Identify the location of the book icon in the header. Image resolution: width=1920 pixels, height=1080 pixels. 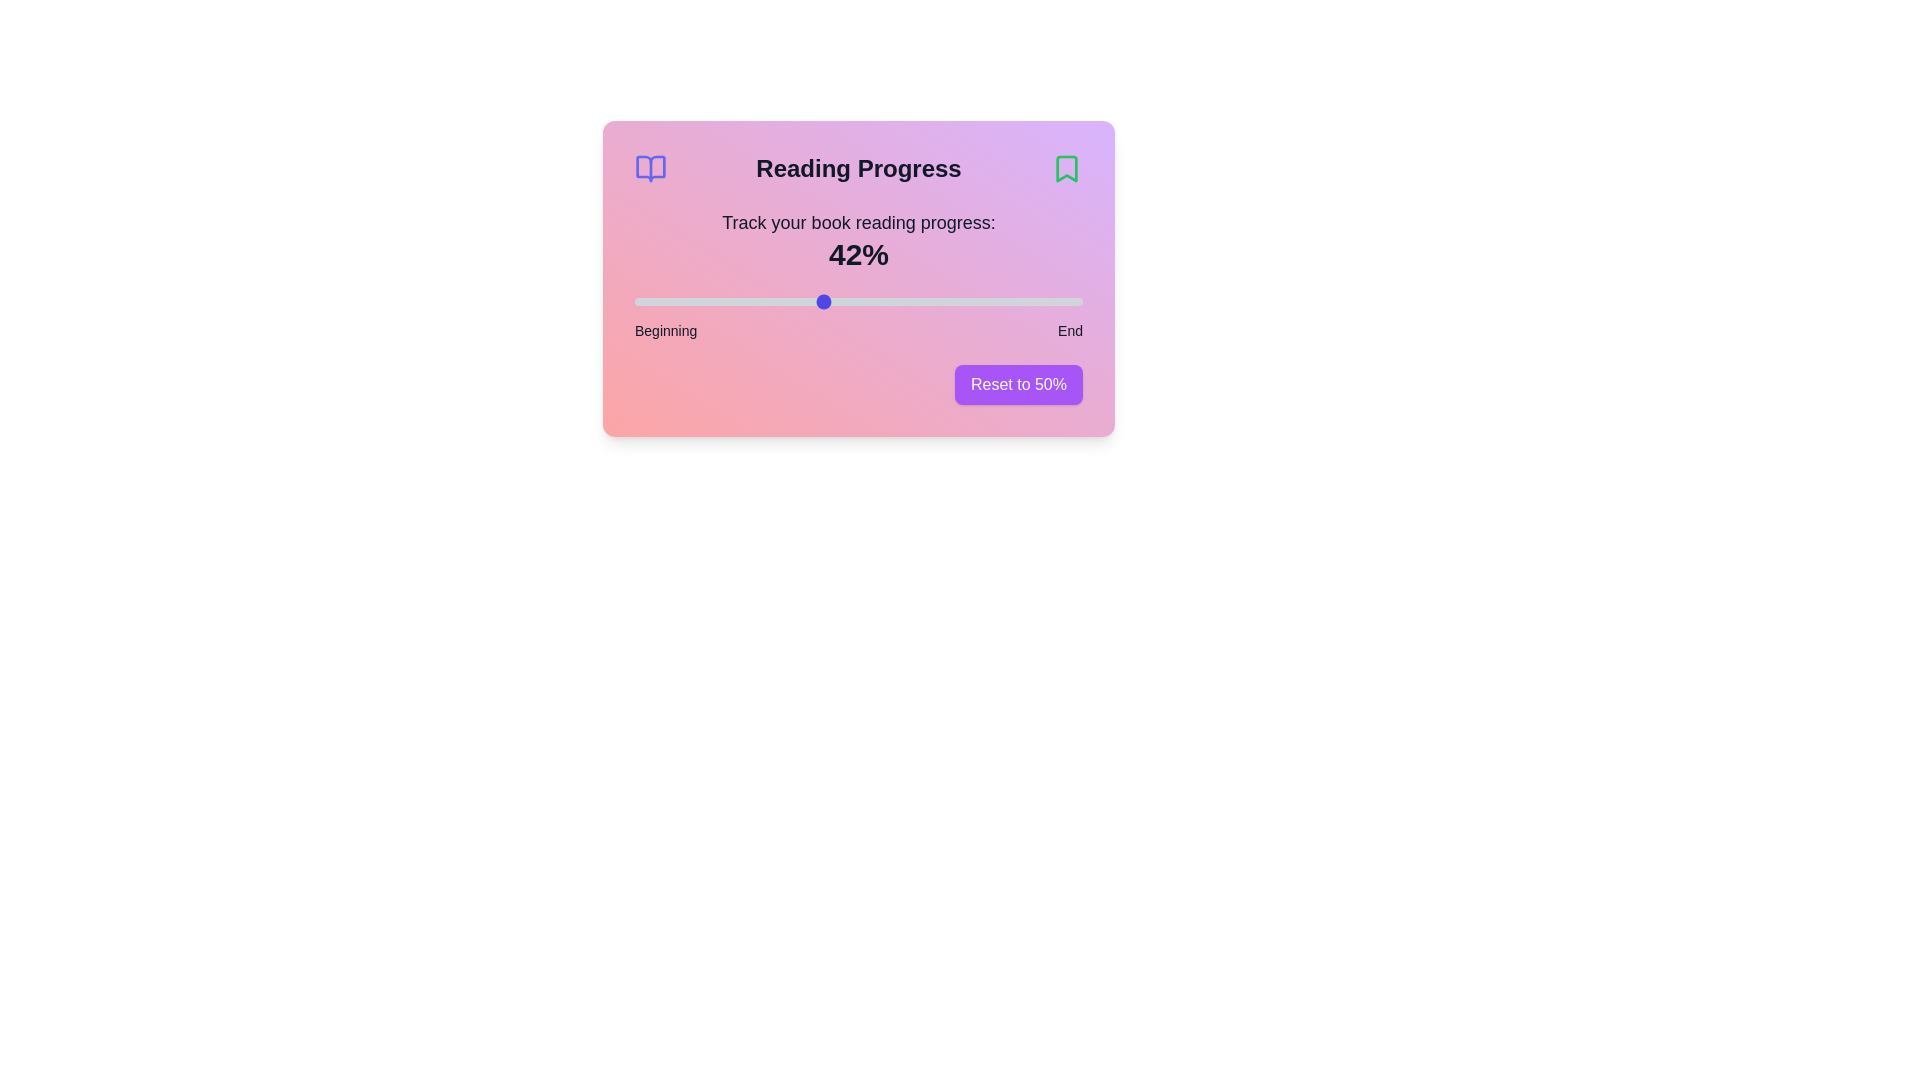
(651, 168).